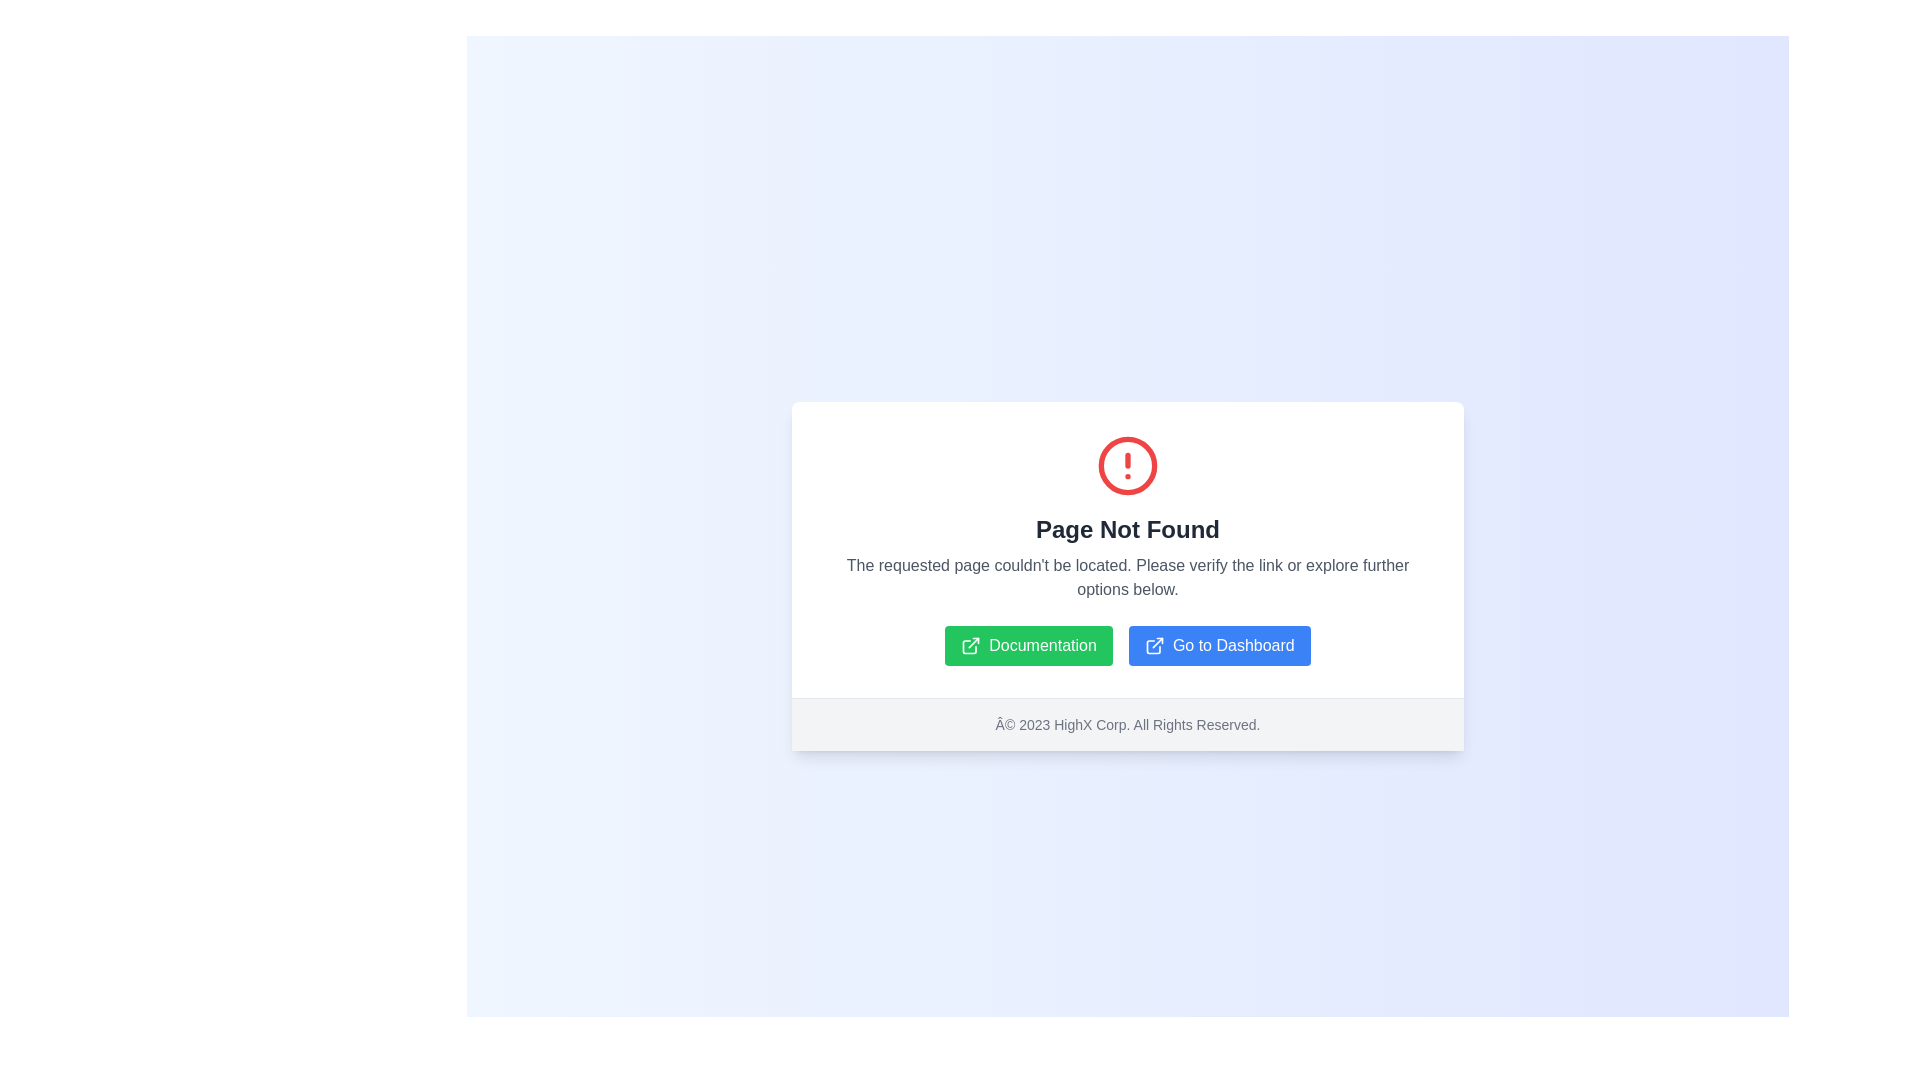 This screenshot has height=1080, width=1920. Describe the element at coordinates (1218, 645) in the screenshot. I see `the second button in the horizontally aligned pair` at that location.